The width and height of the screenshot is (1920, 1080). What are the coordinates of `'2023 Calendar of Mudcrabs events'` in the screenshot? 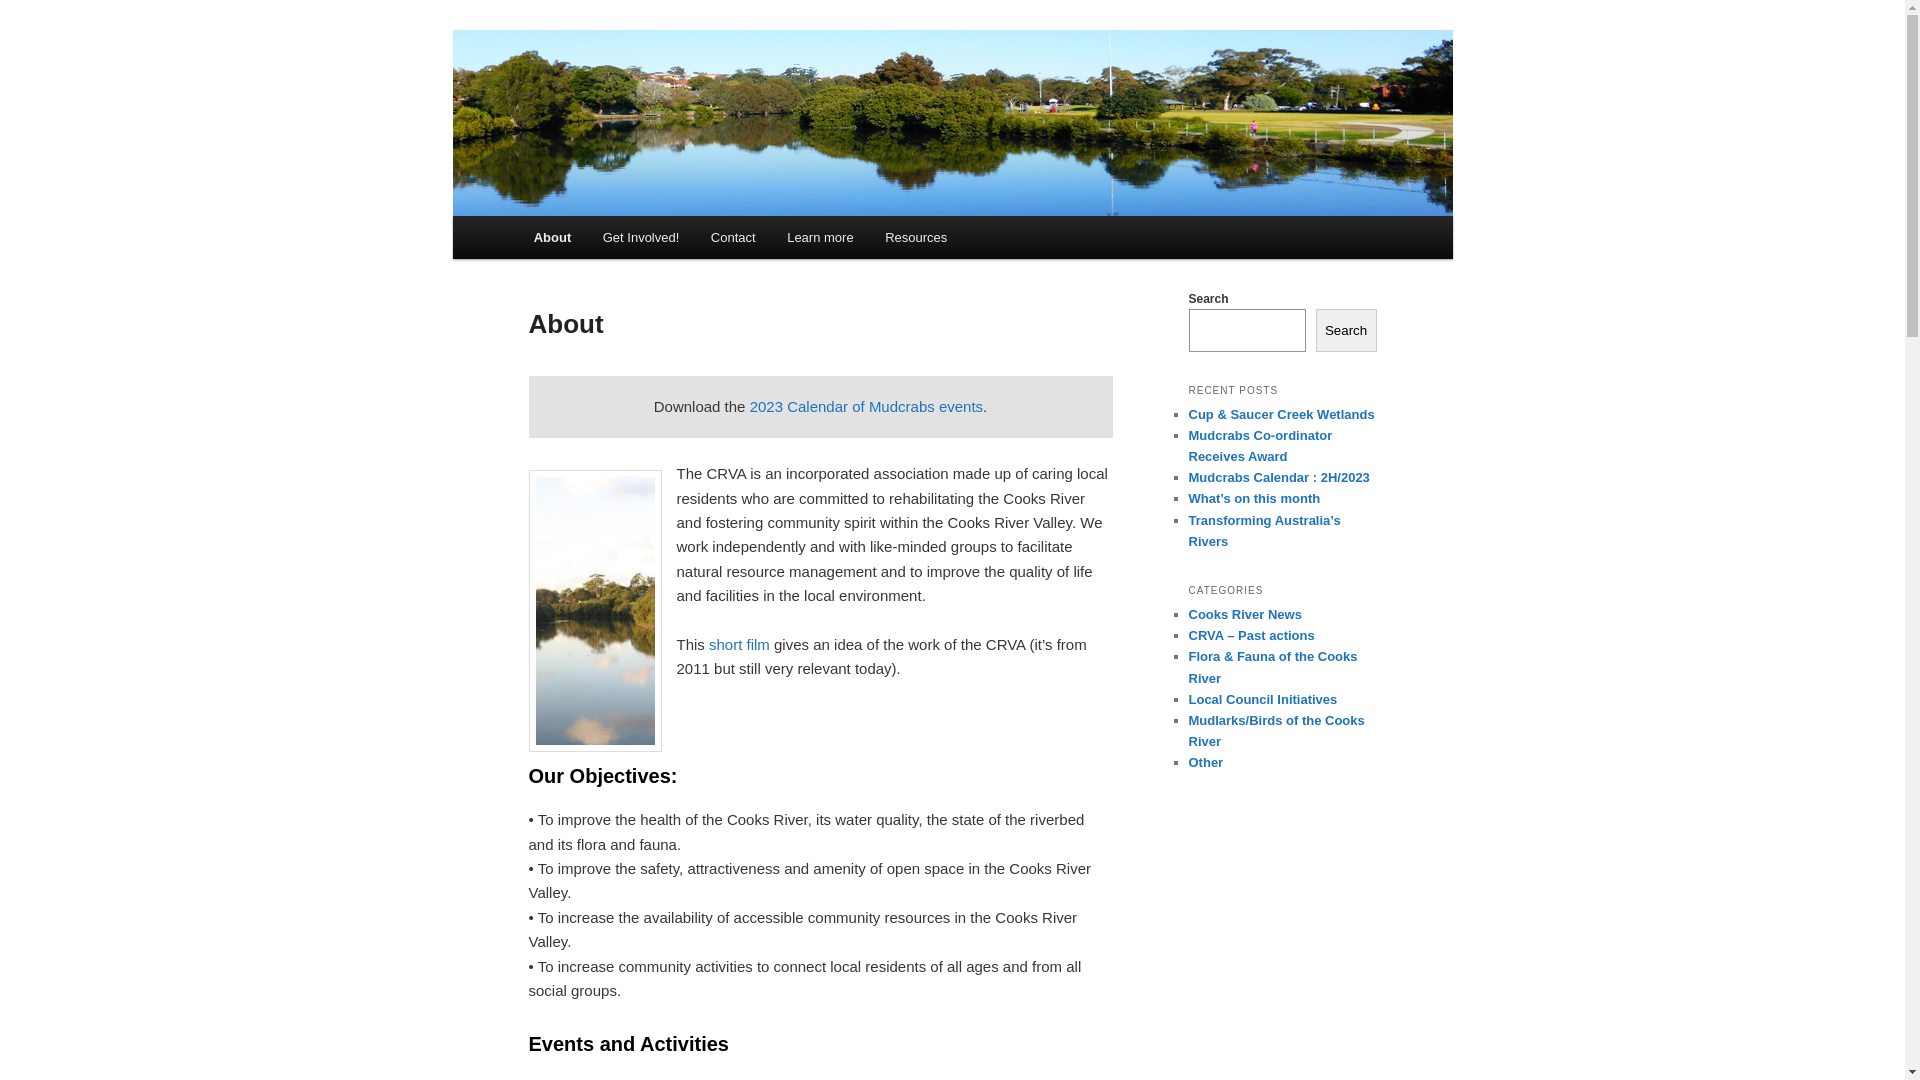 It's located at (866, 405).